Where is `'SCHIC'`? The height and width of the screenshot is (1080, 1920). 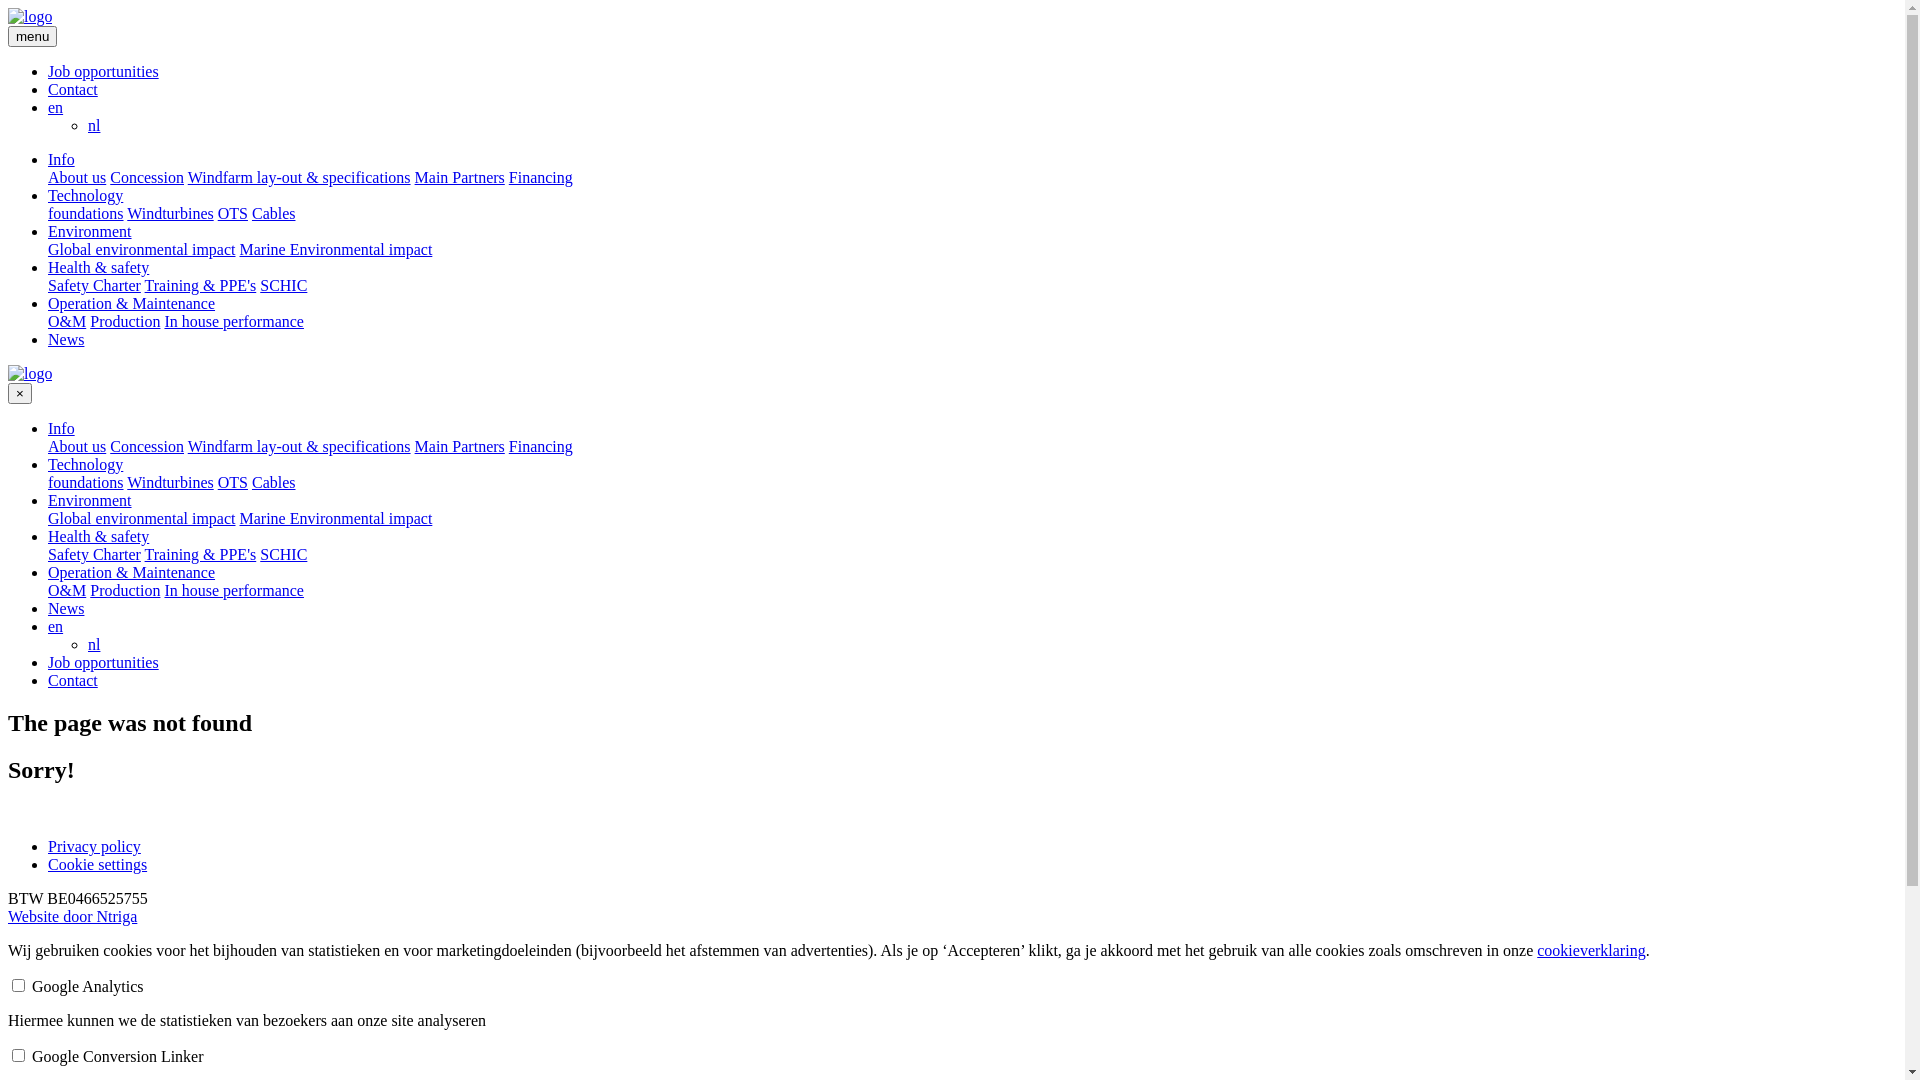
'SCHIC' is located at coordinates (258, 554).